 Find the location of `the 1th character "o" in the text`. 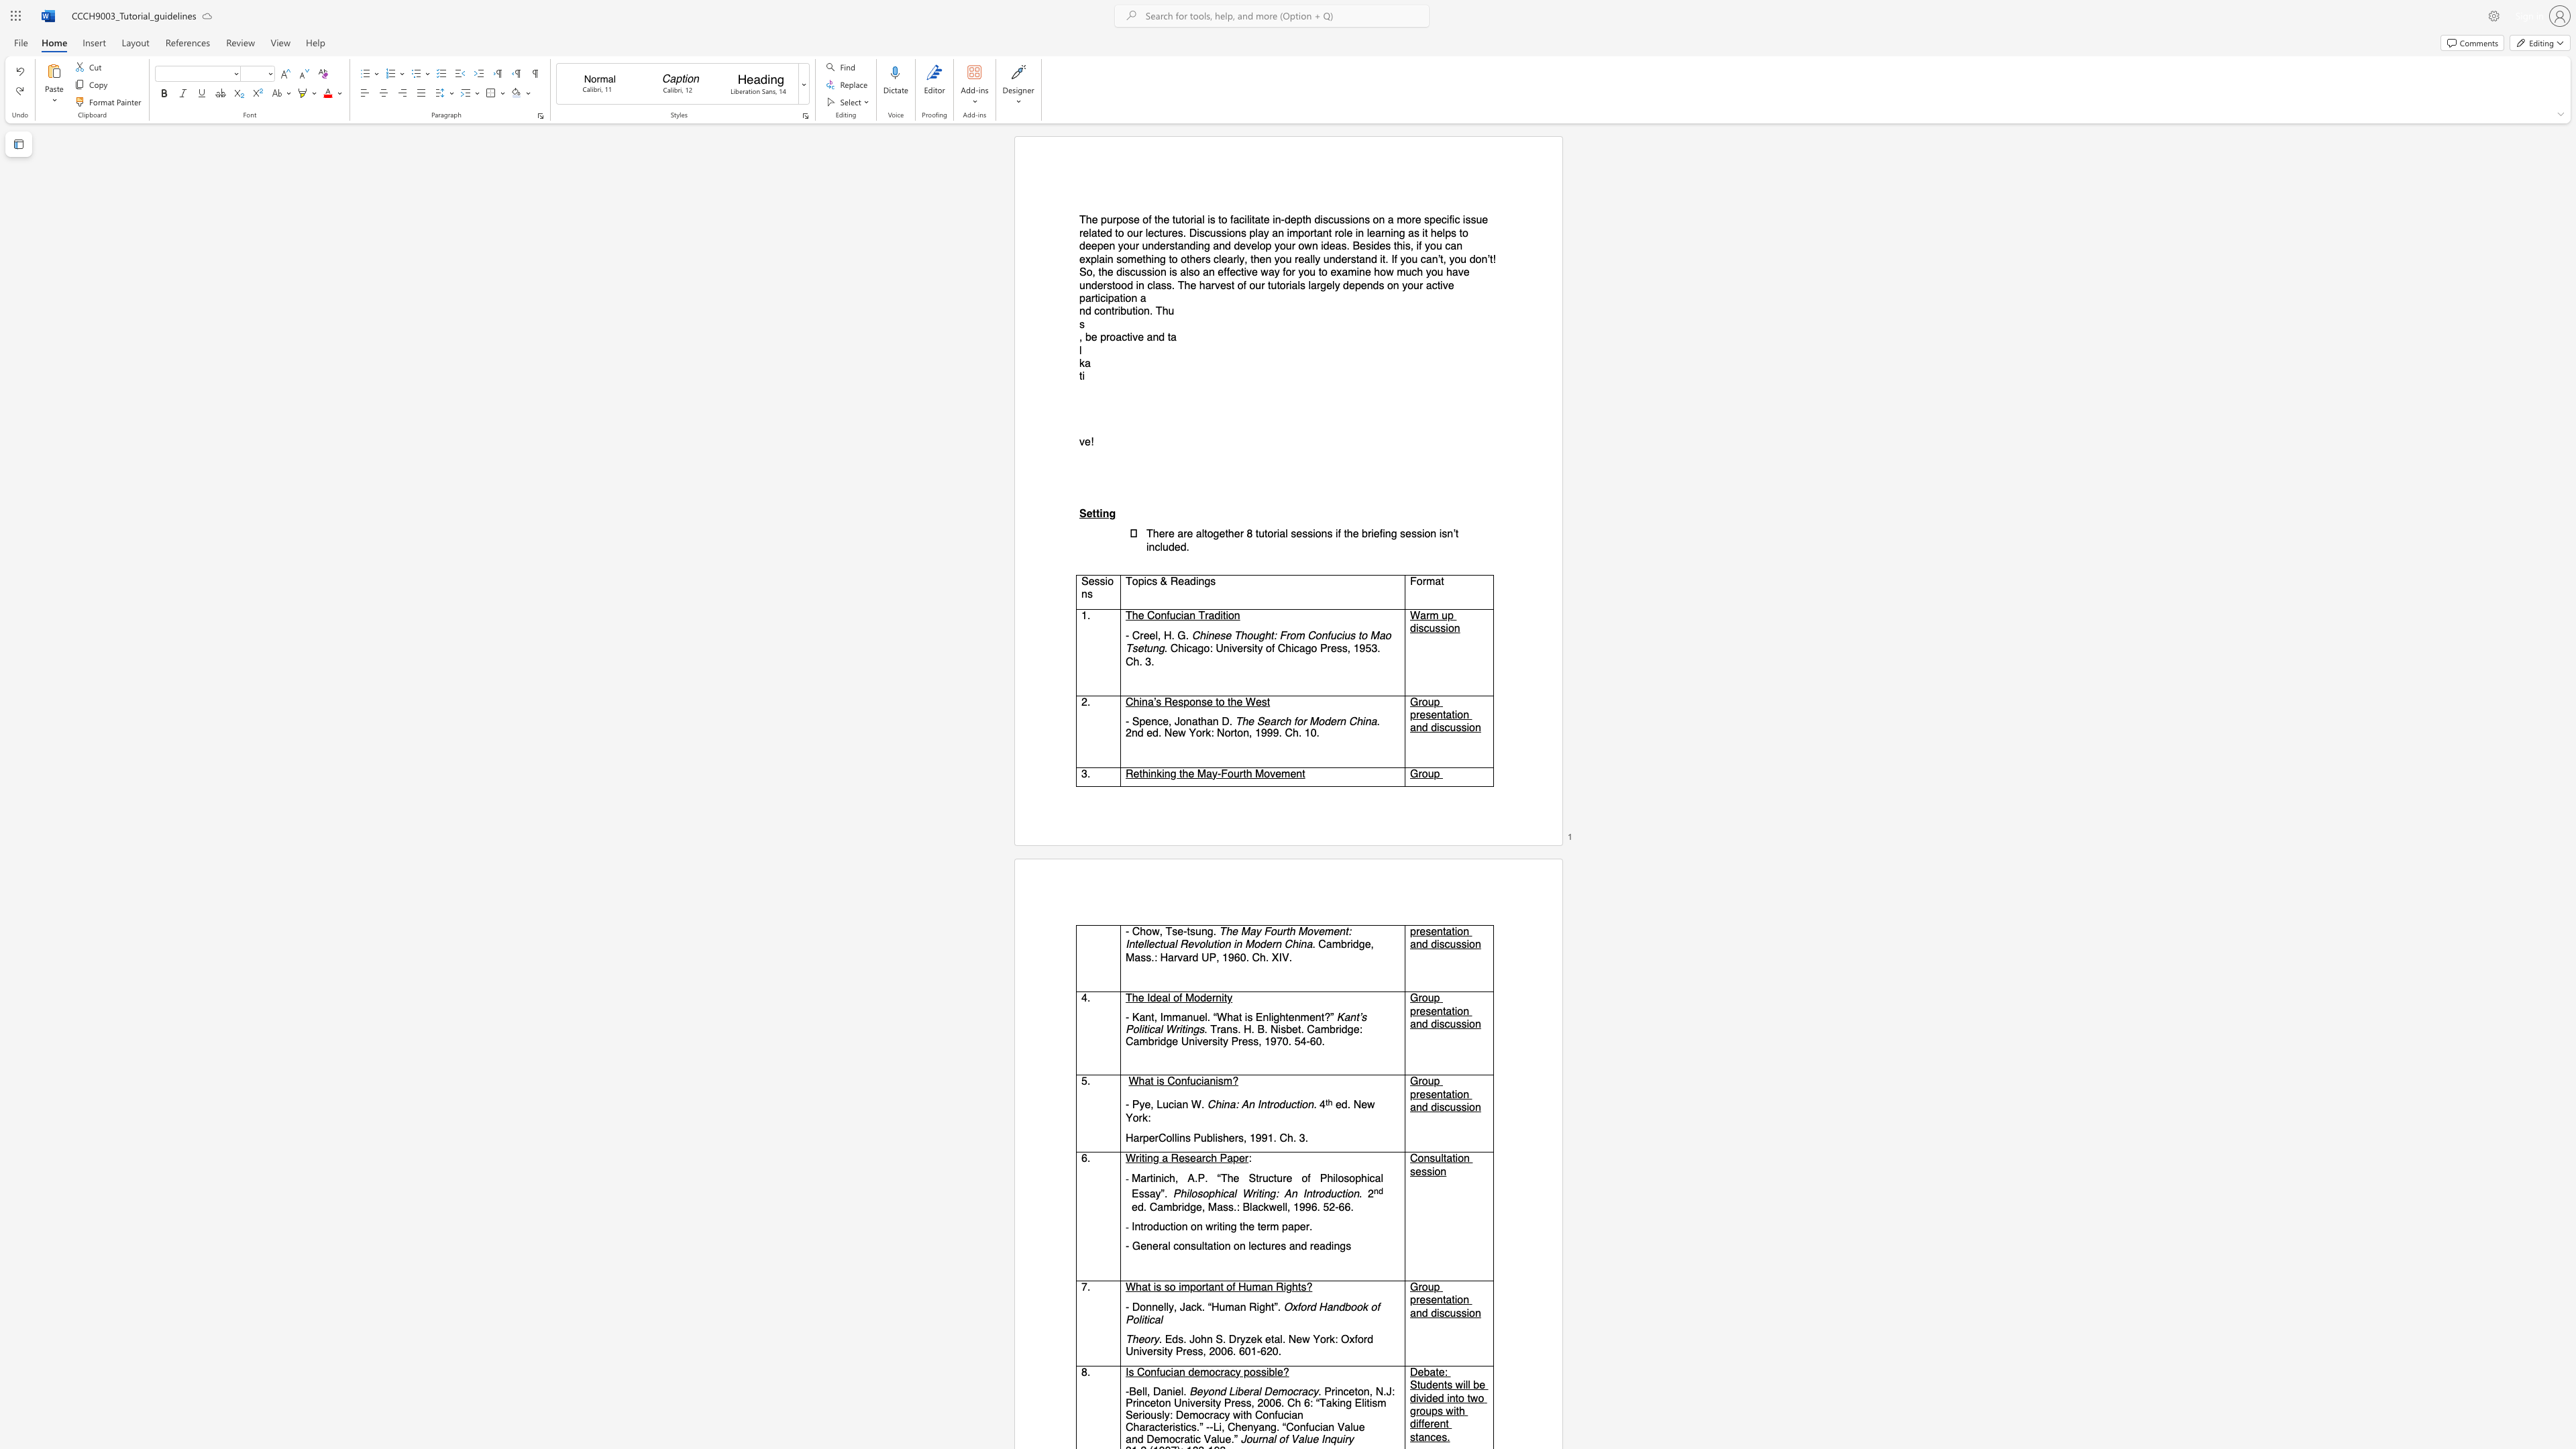

the 1th character "o" in the text is located at coordinates (1134, 582).